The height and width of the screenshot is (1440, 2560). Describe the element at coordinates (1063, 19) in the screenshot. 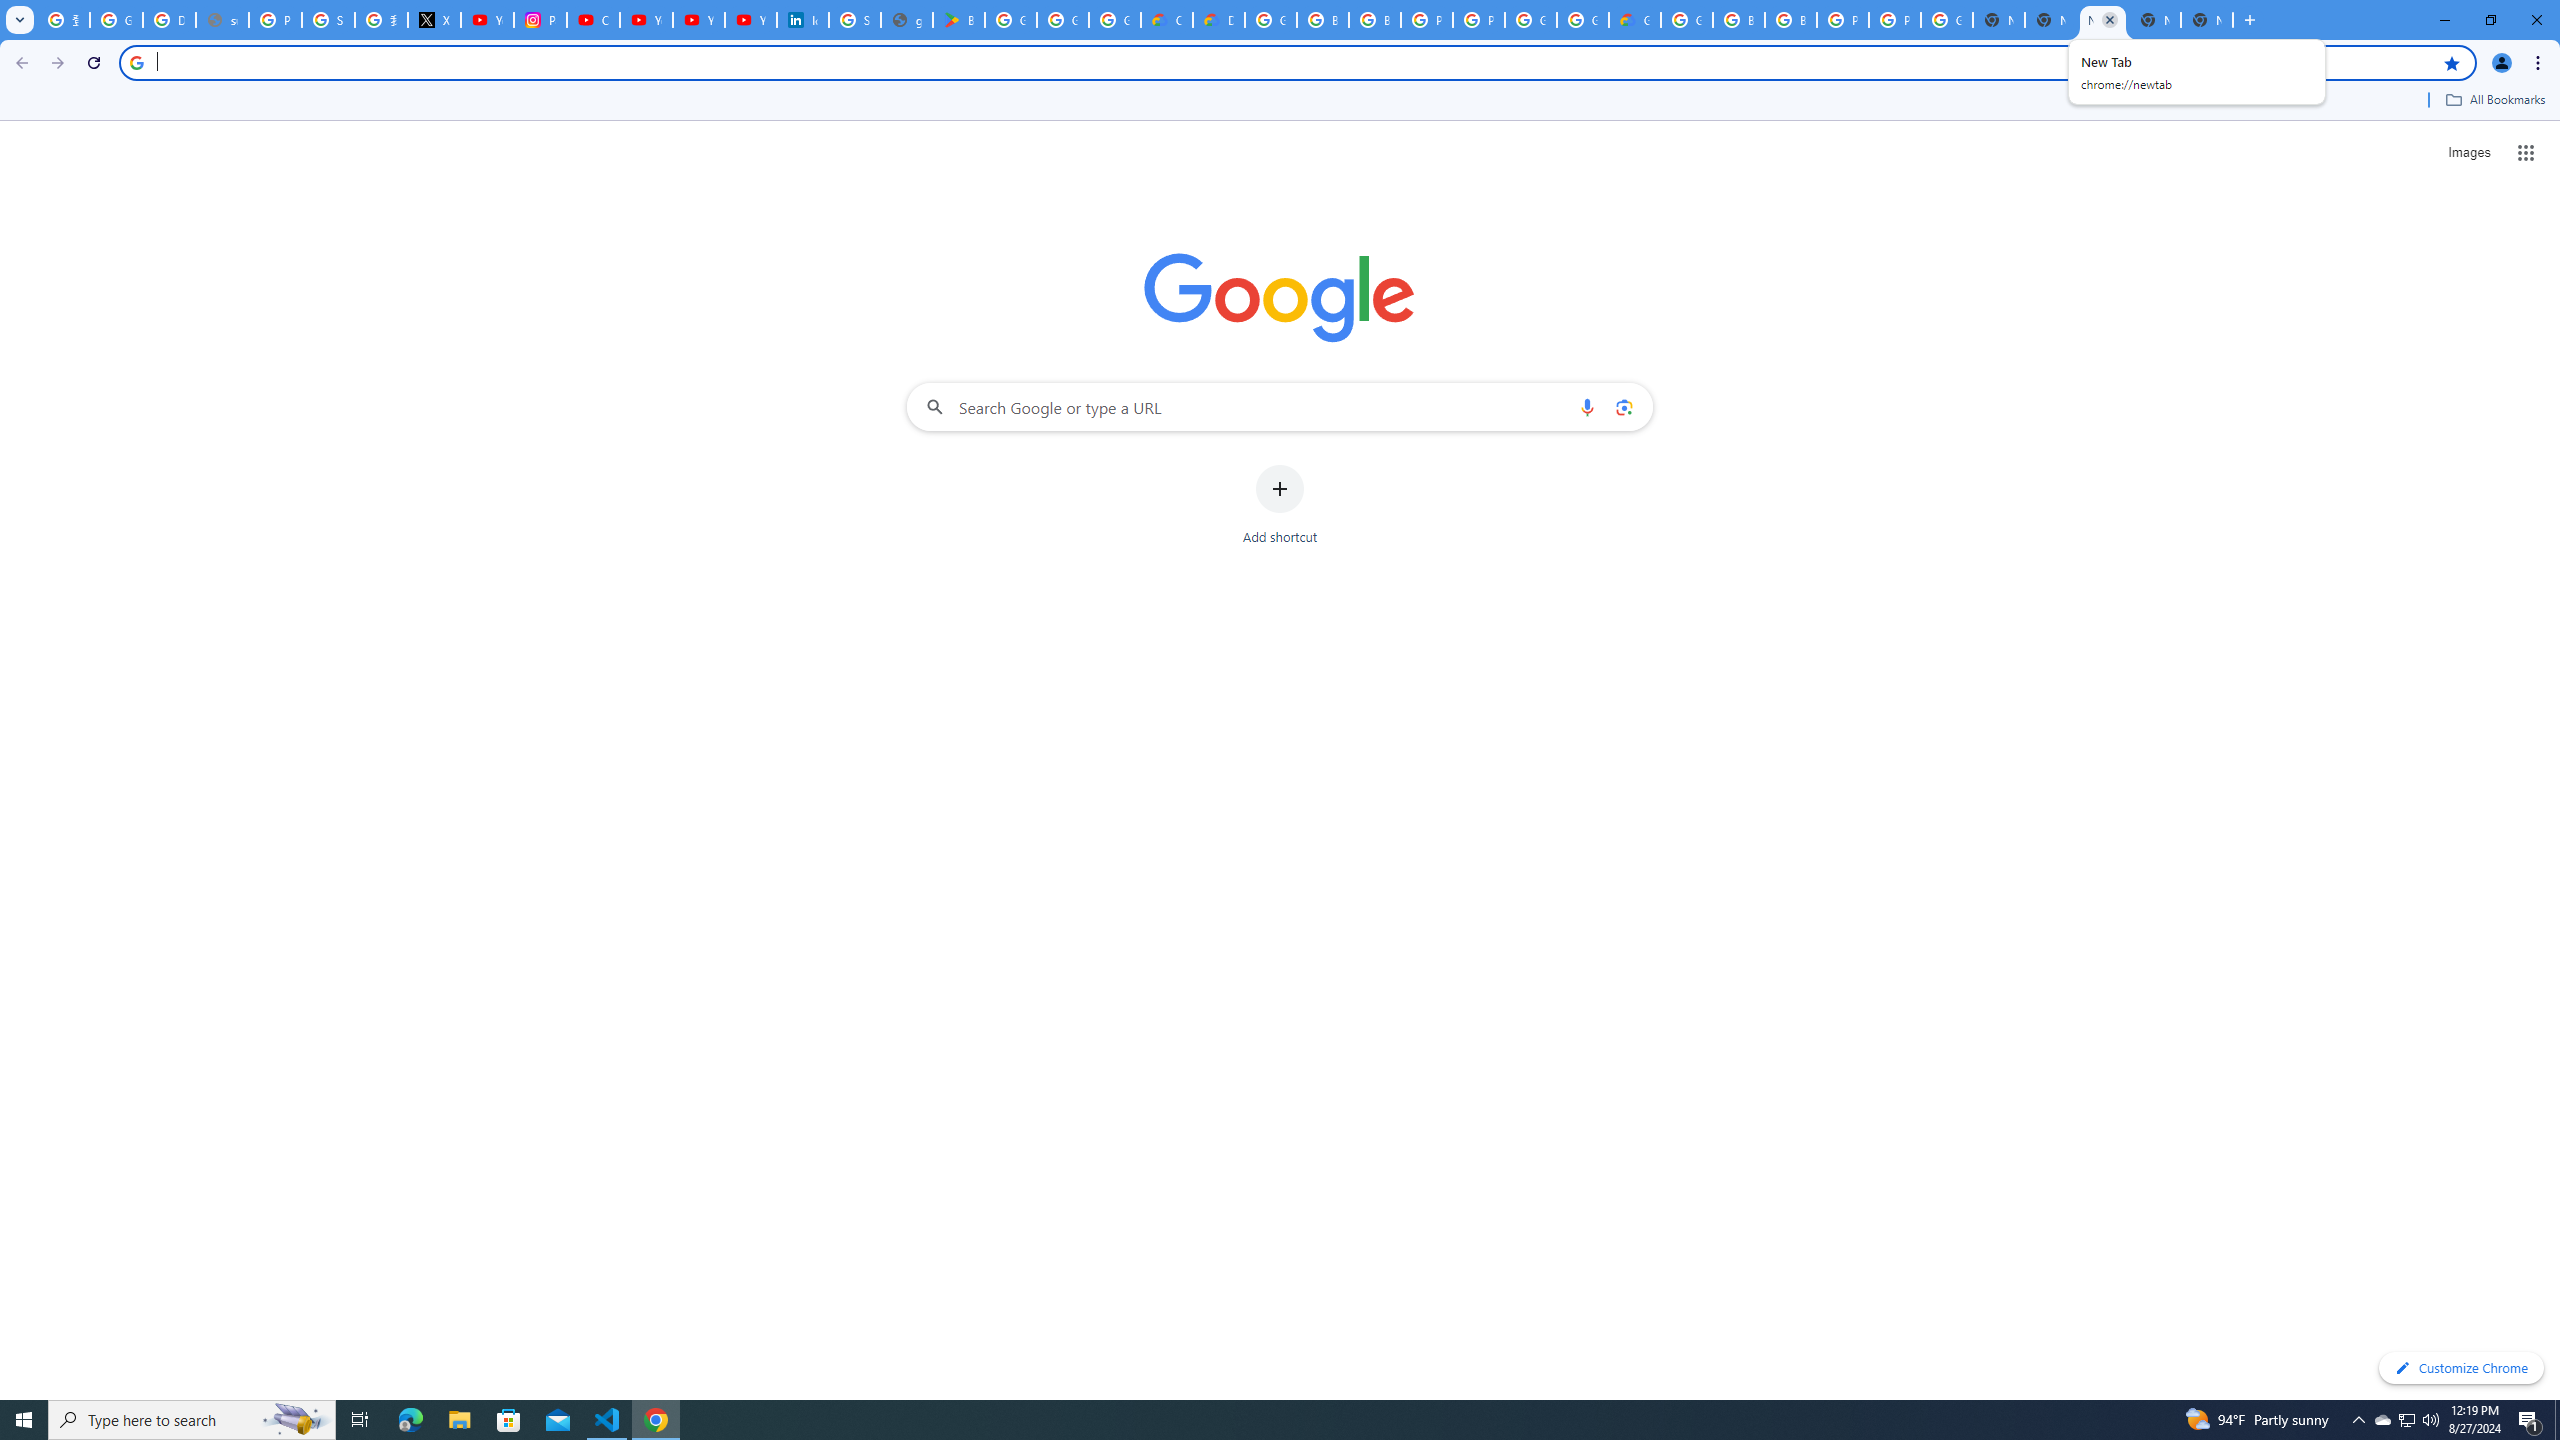

I see `'Google Workspace - Specific Terms'` at that location.